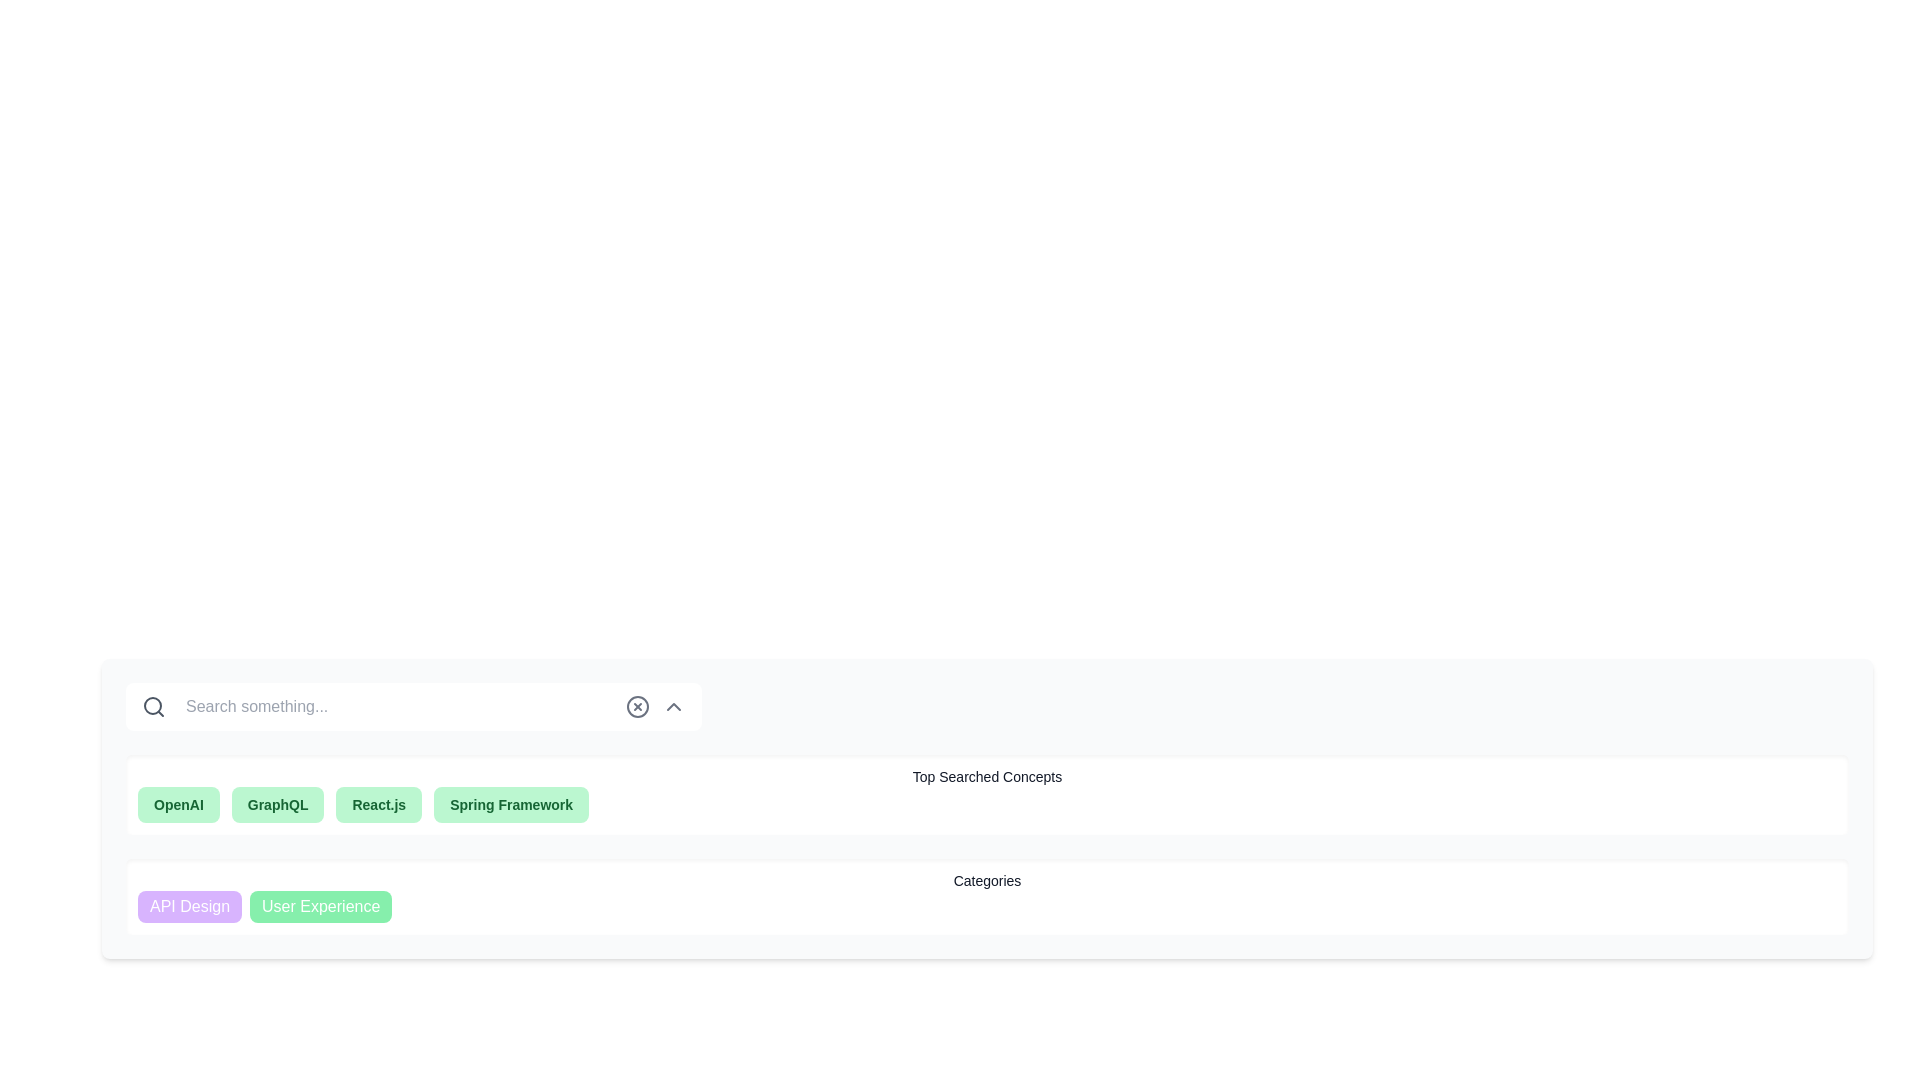 The width and height of the screenshot is (1920, 1080). I want to click on the toggle button with a chevron-up icon located in the rightmost section of the group, so click(673, 705).